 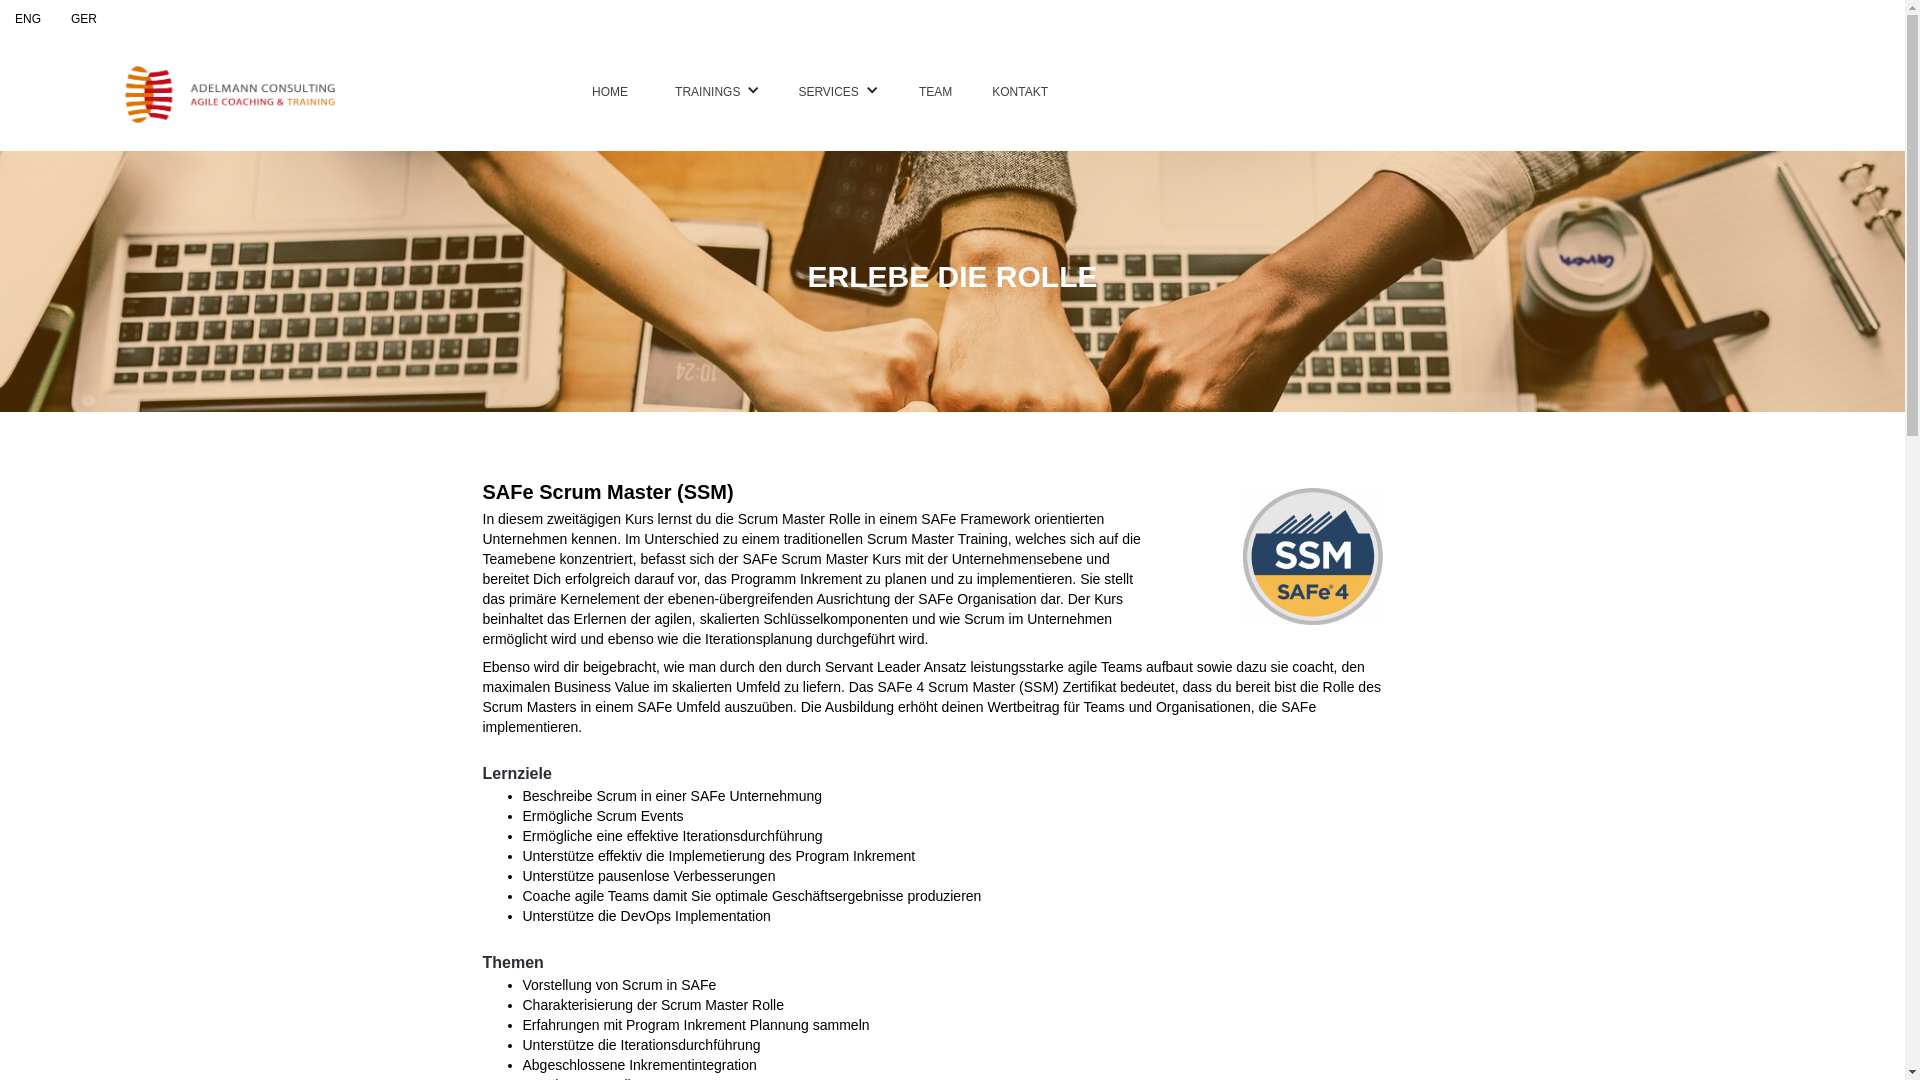 I want to click on 'ENG', so click(x=28, y=19).